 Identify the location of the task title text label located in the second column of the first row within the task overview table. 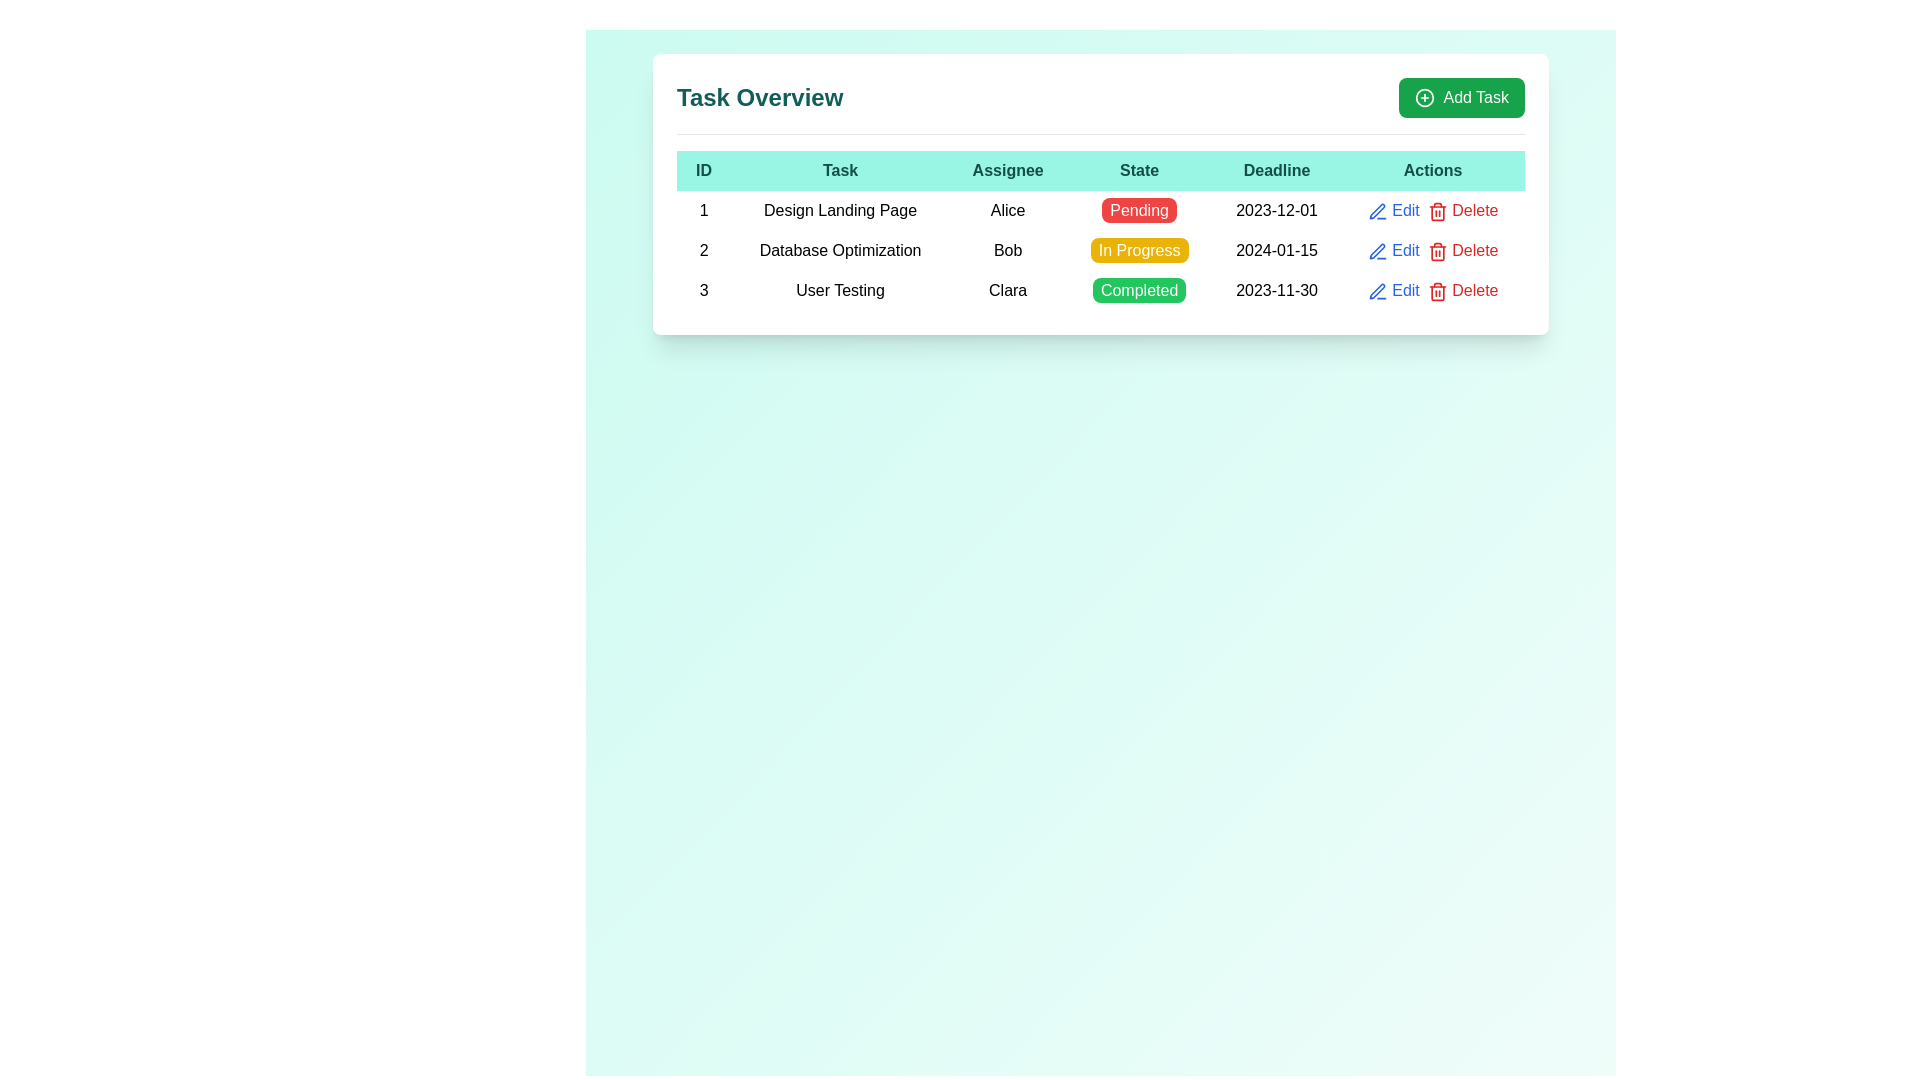
(840, 211).